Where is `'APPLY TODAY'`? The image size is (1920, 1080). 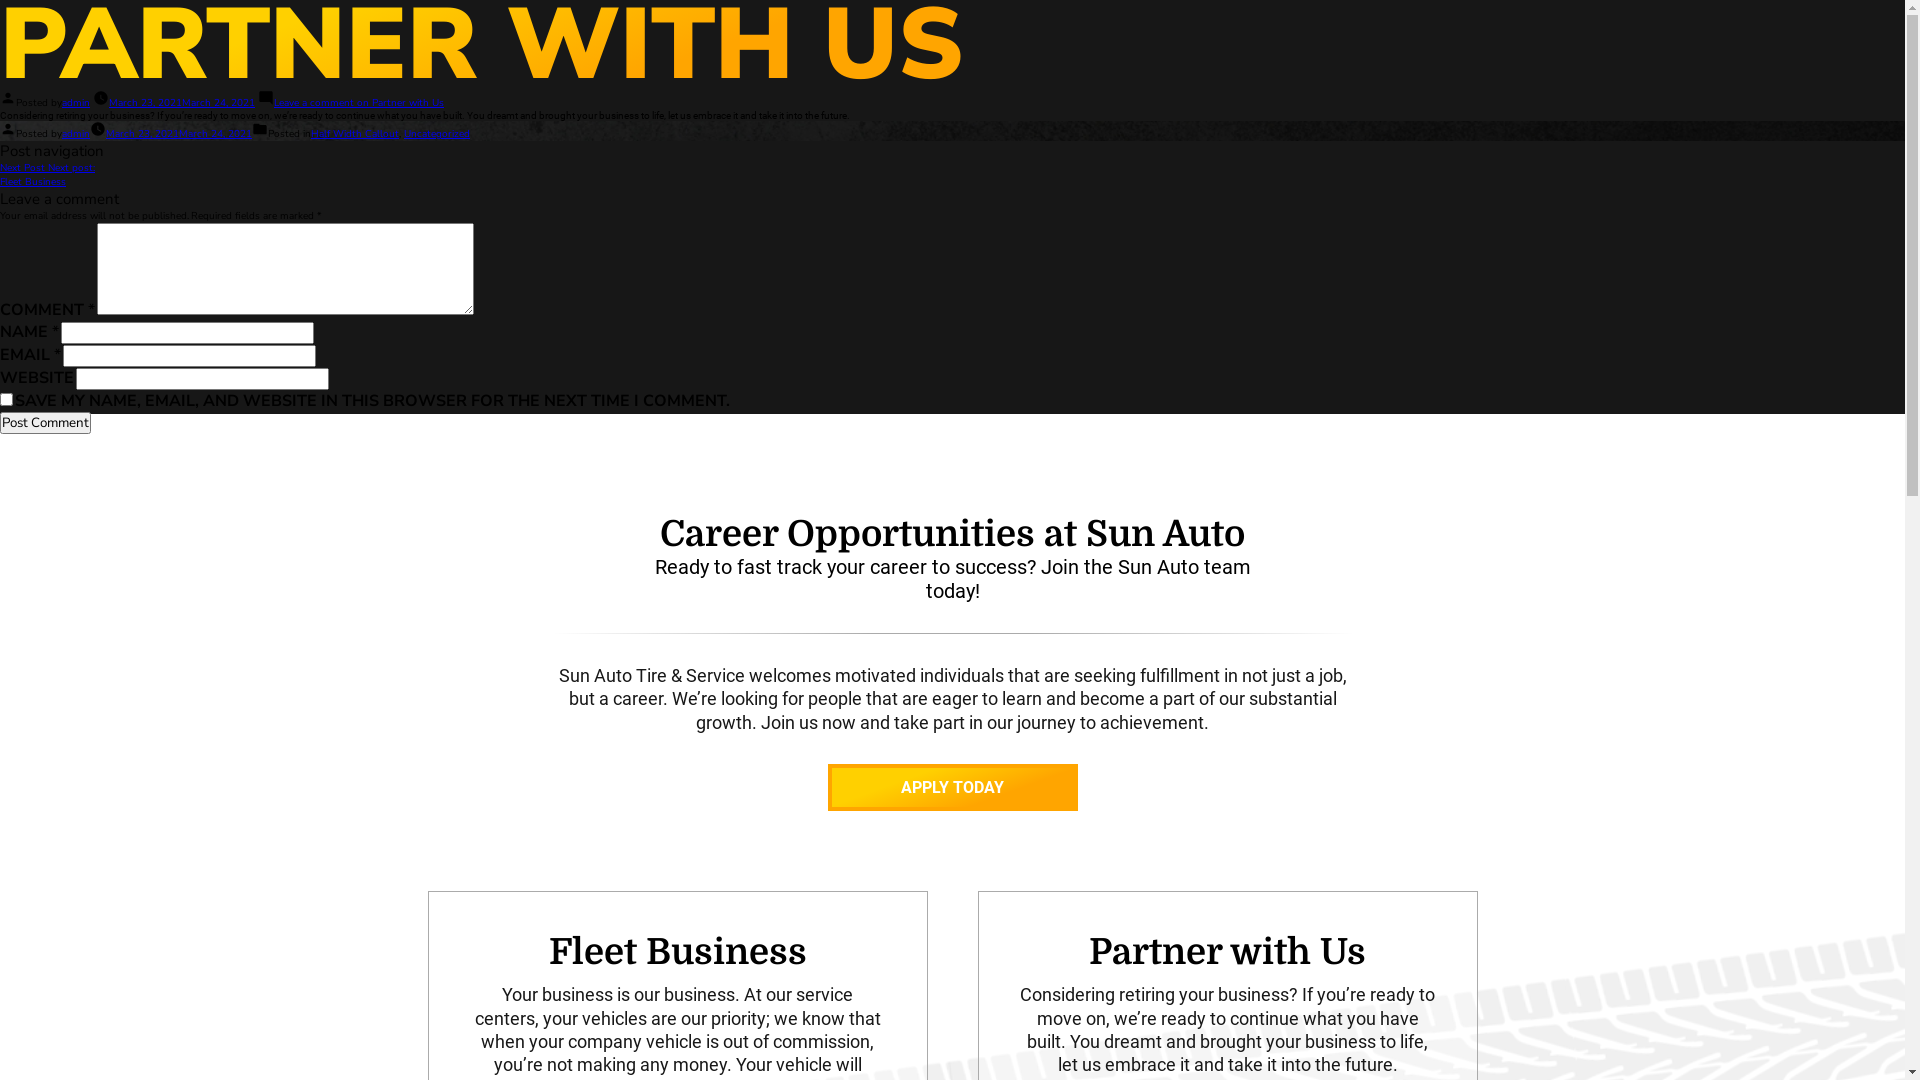 'APPLY TODAY' is located at coordinates (952, 786).